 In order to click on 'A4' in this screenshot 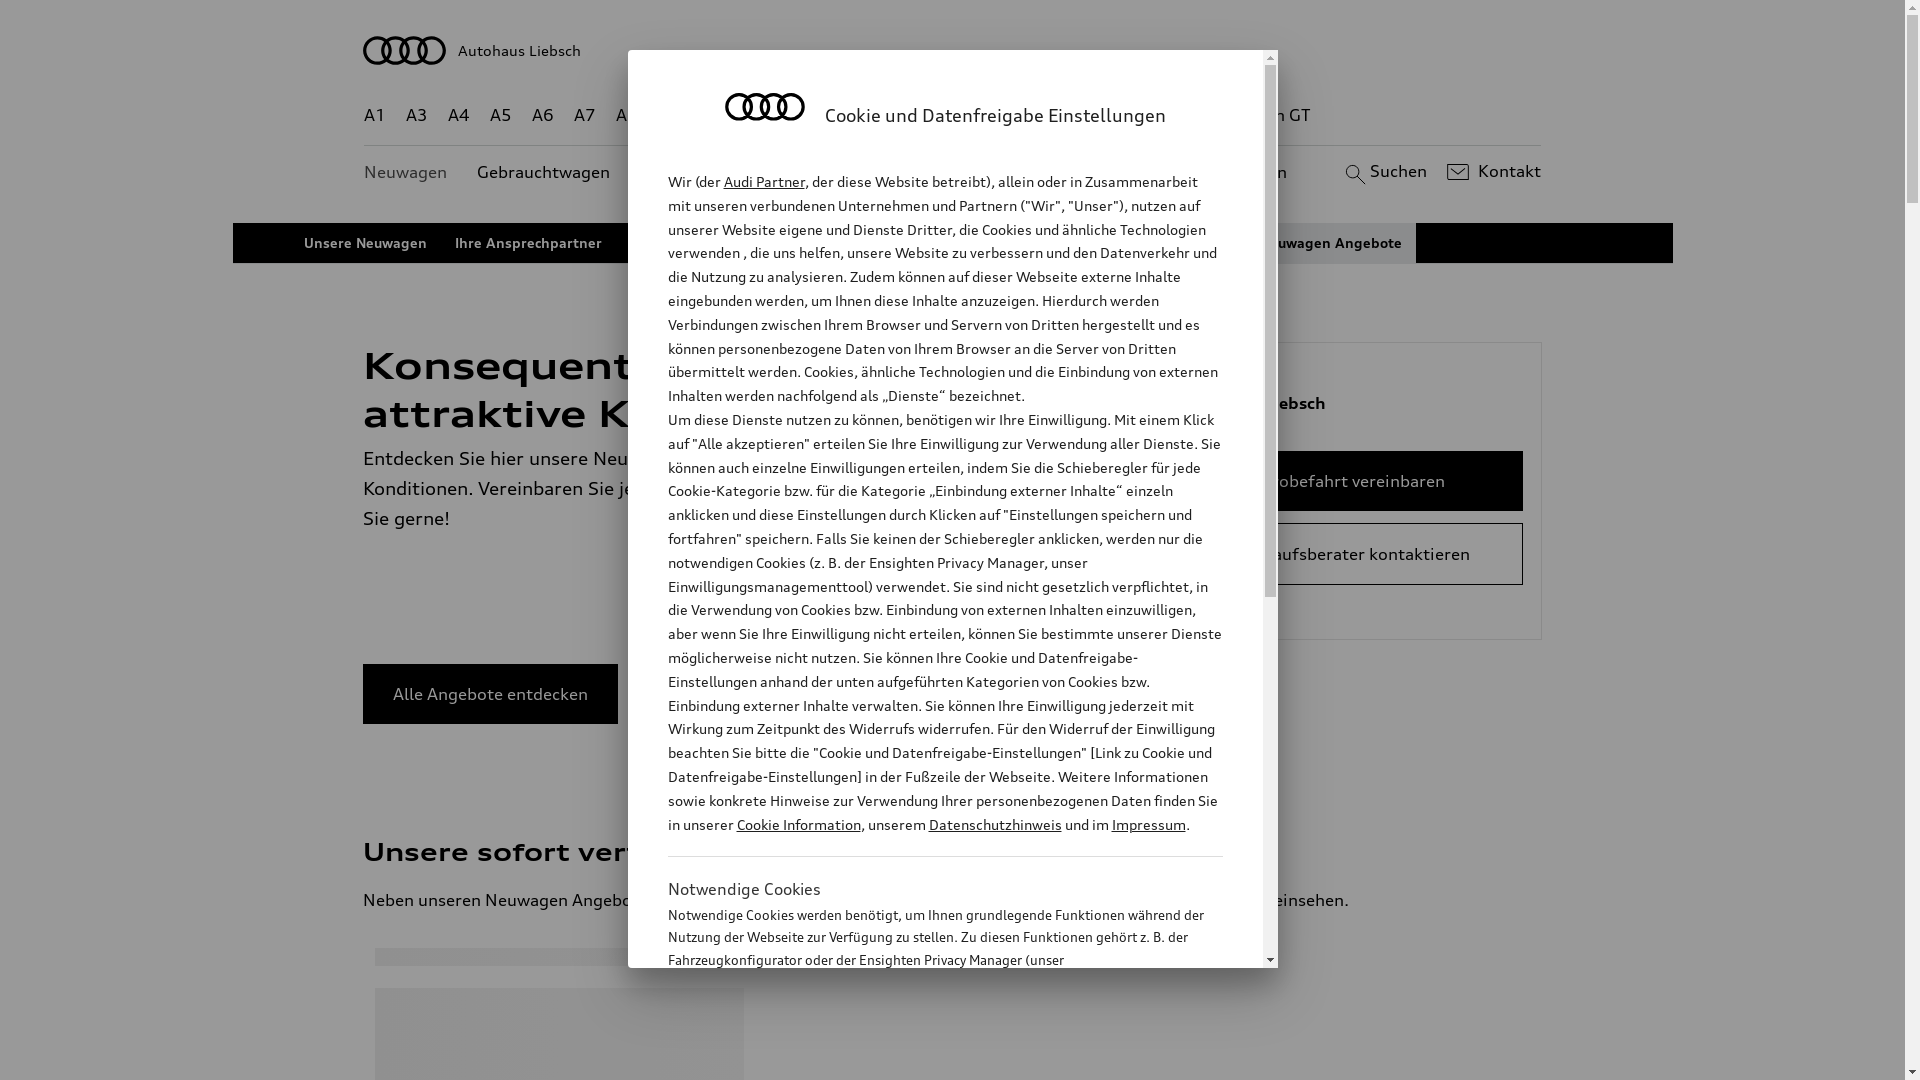, I will do `click(458, 115)`.